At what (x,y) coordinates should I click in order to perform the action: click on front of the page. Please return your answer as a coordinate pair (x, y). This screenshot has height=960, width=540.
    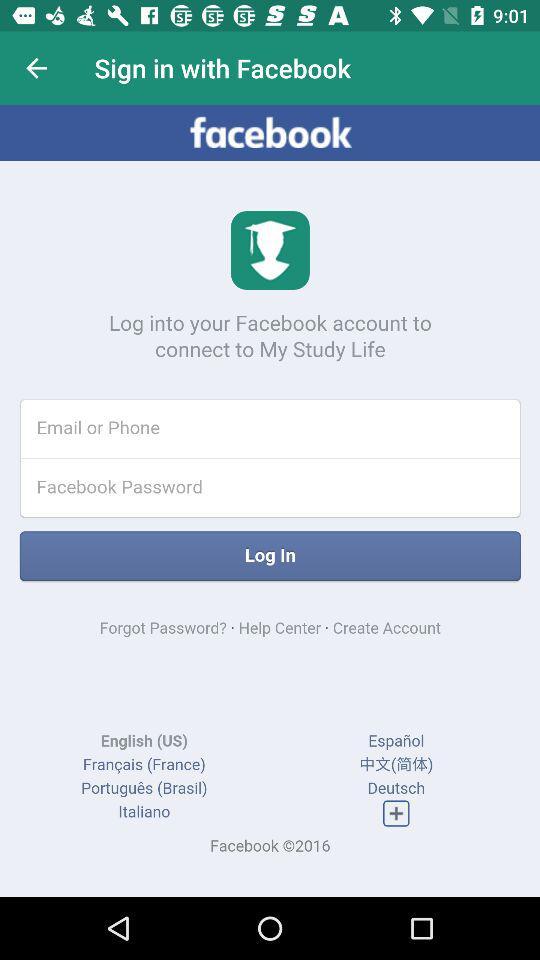
    Looking at the image, I should click on (270, 500).